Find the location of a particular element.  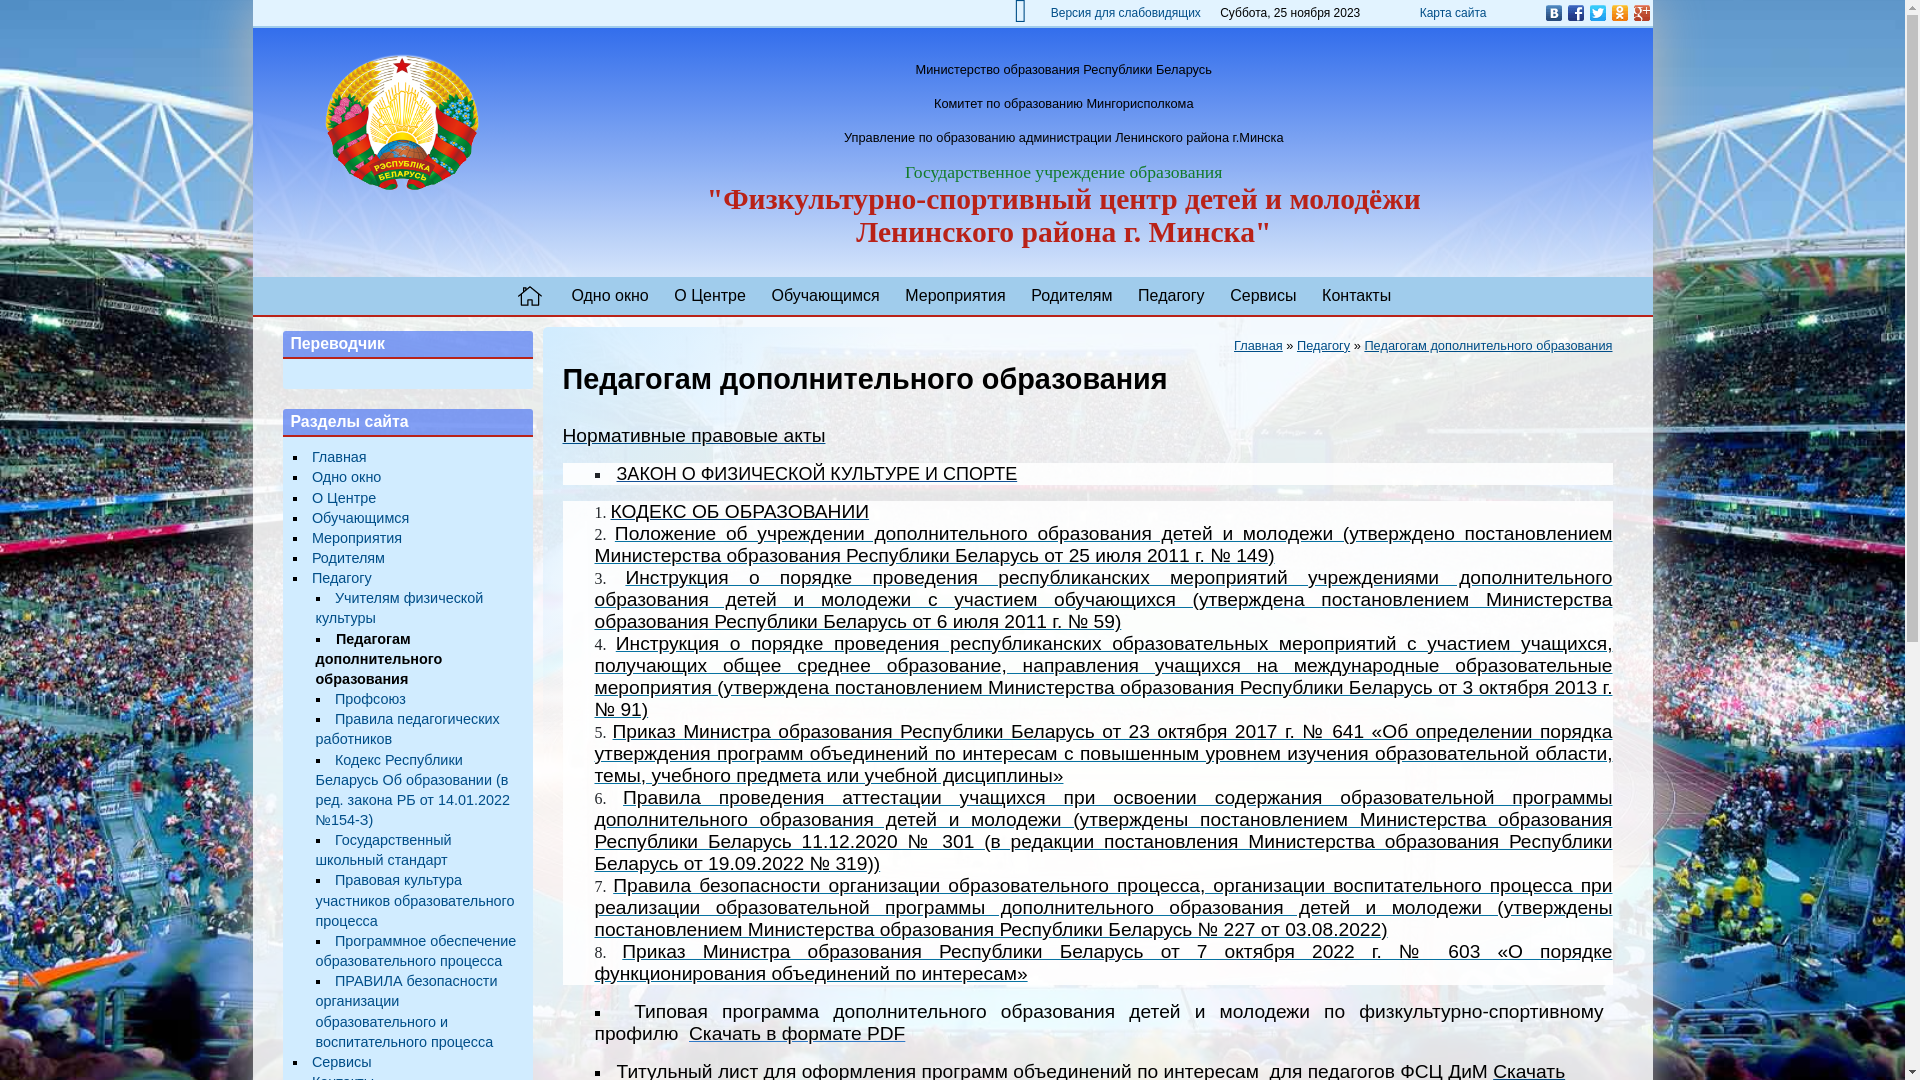

'Twitter' is located at coordinates (1596, 12).